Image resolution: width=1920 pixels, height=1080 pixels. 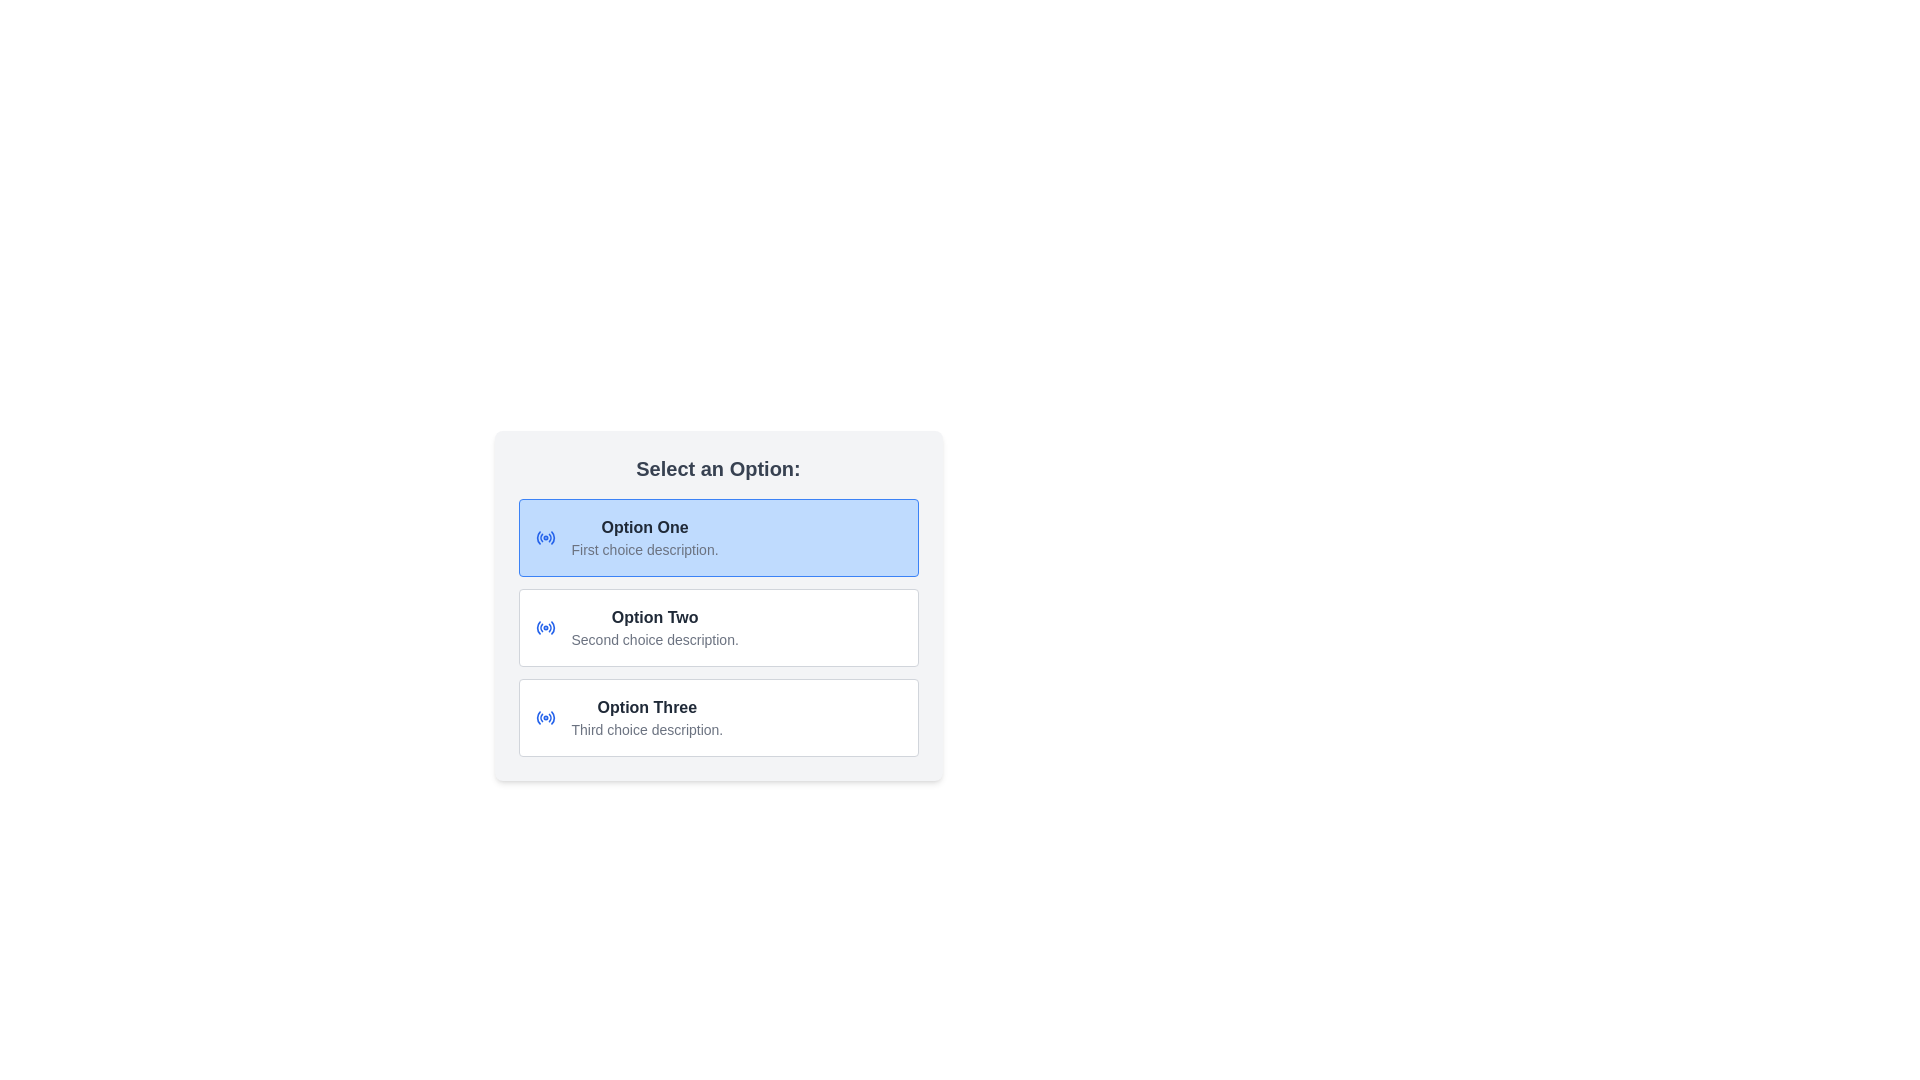 I want to click on the Text label identifying the second selectable option in the list, which is centrally aligned above the descriptive text 'Second choice description.', so click(x=655, y=616).